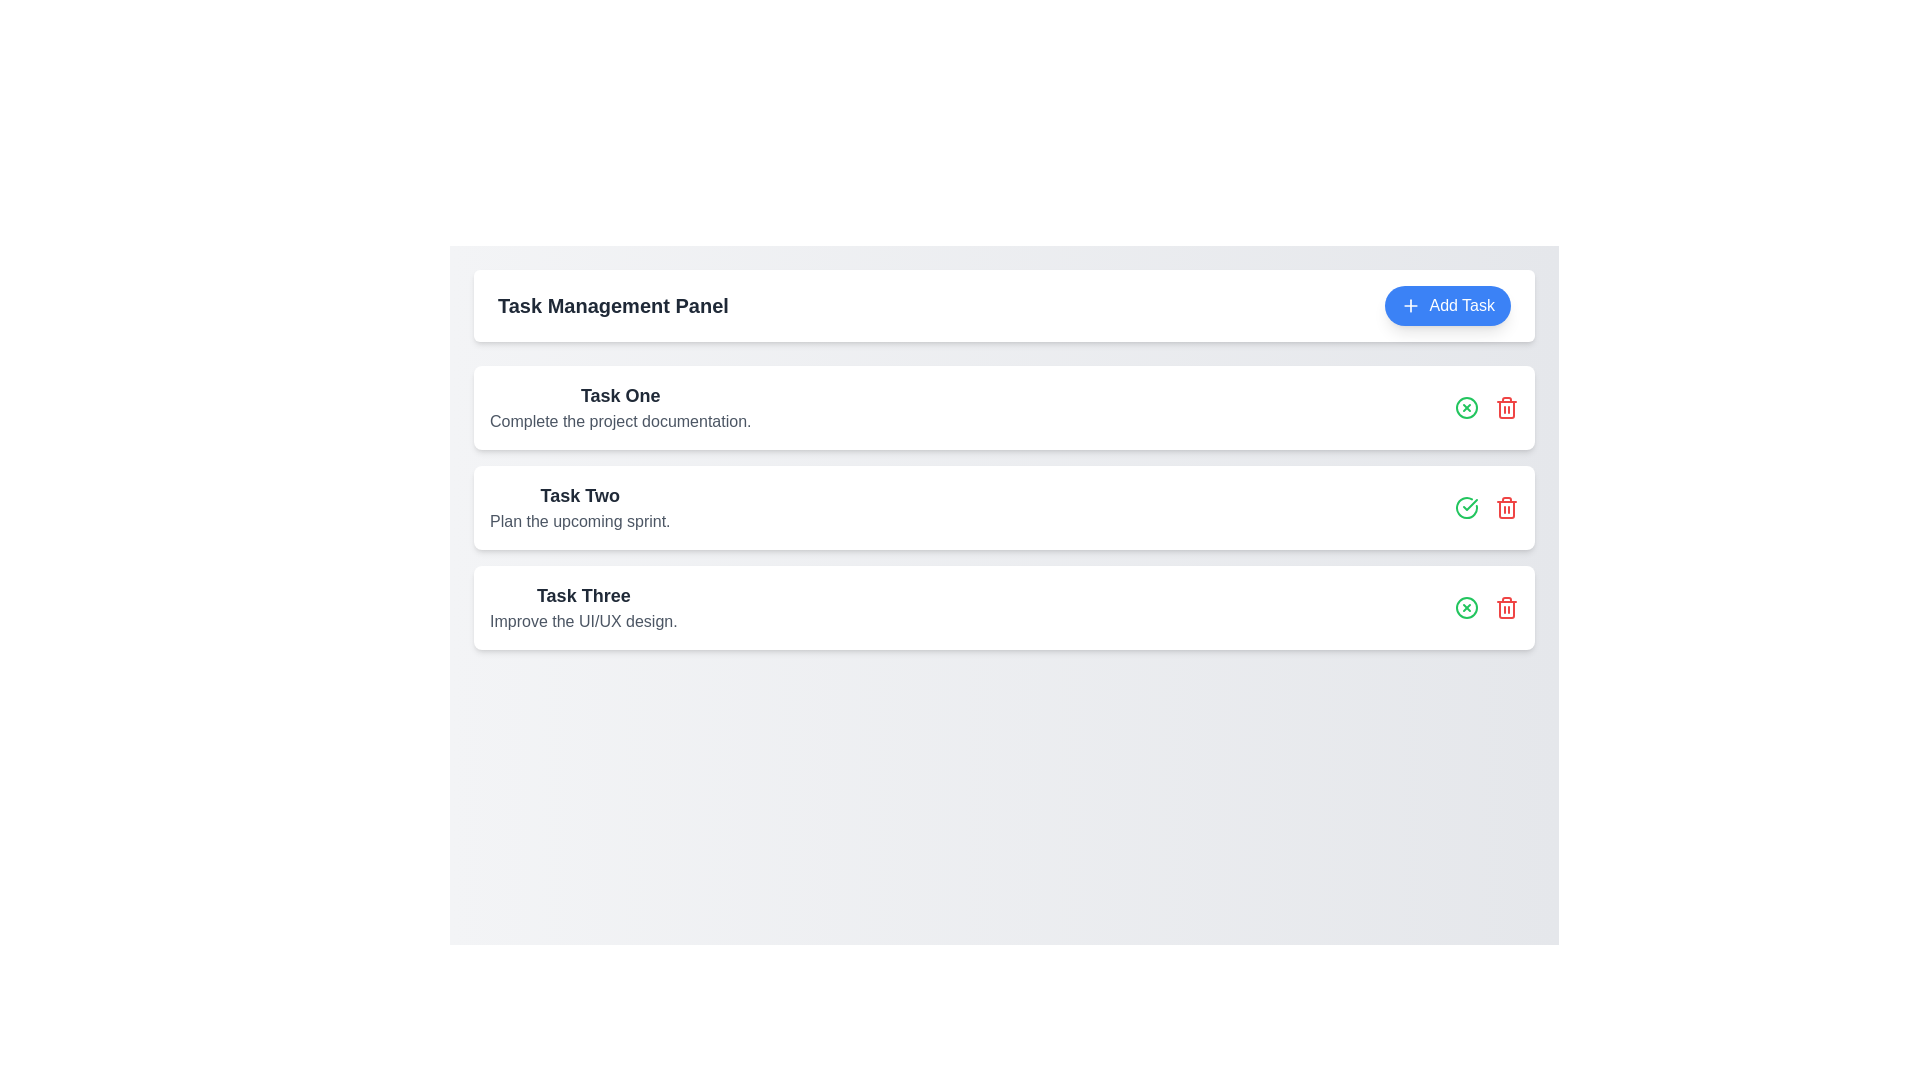 The width and height of the screenshot is (1920, 1080). Describe the element at coordinates (1467, 407) in the screenshot. I see `the green circular icon button with a green cross symbol` at that location.